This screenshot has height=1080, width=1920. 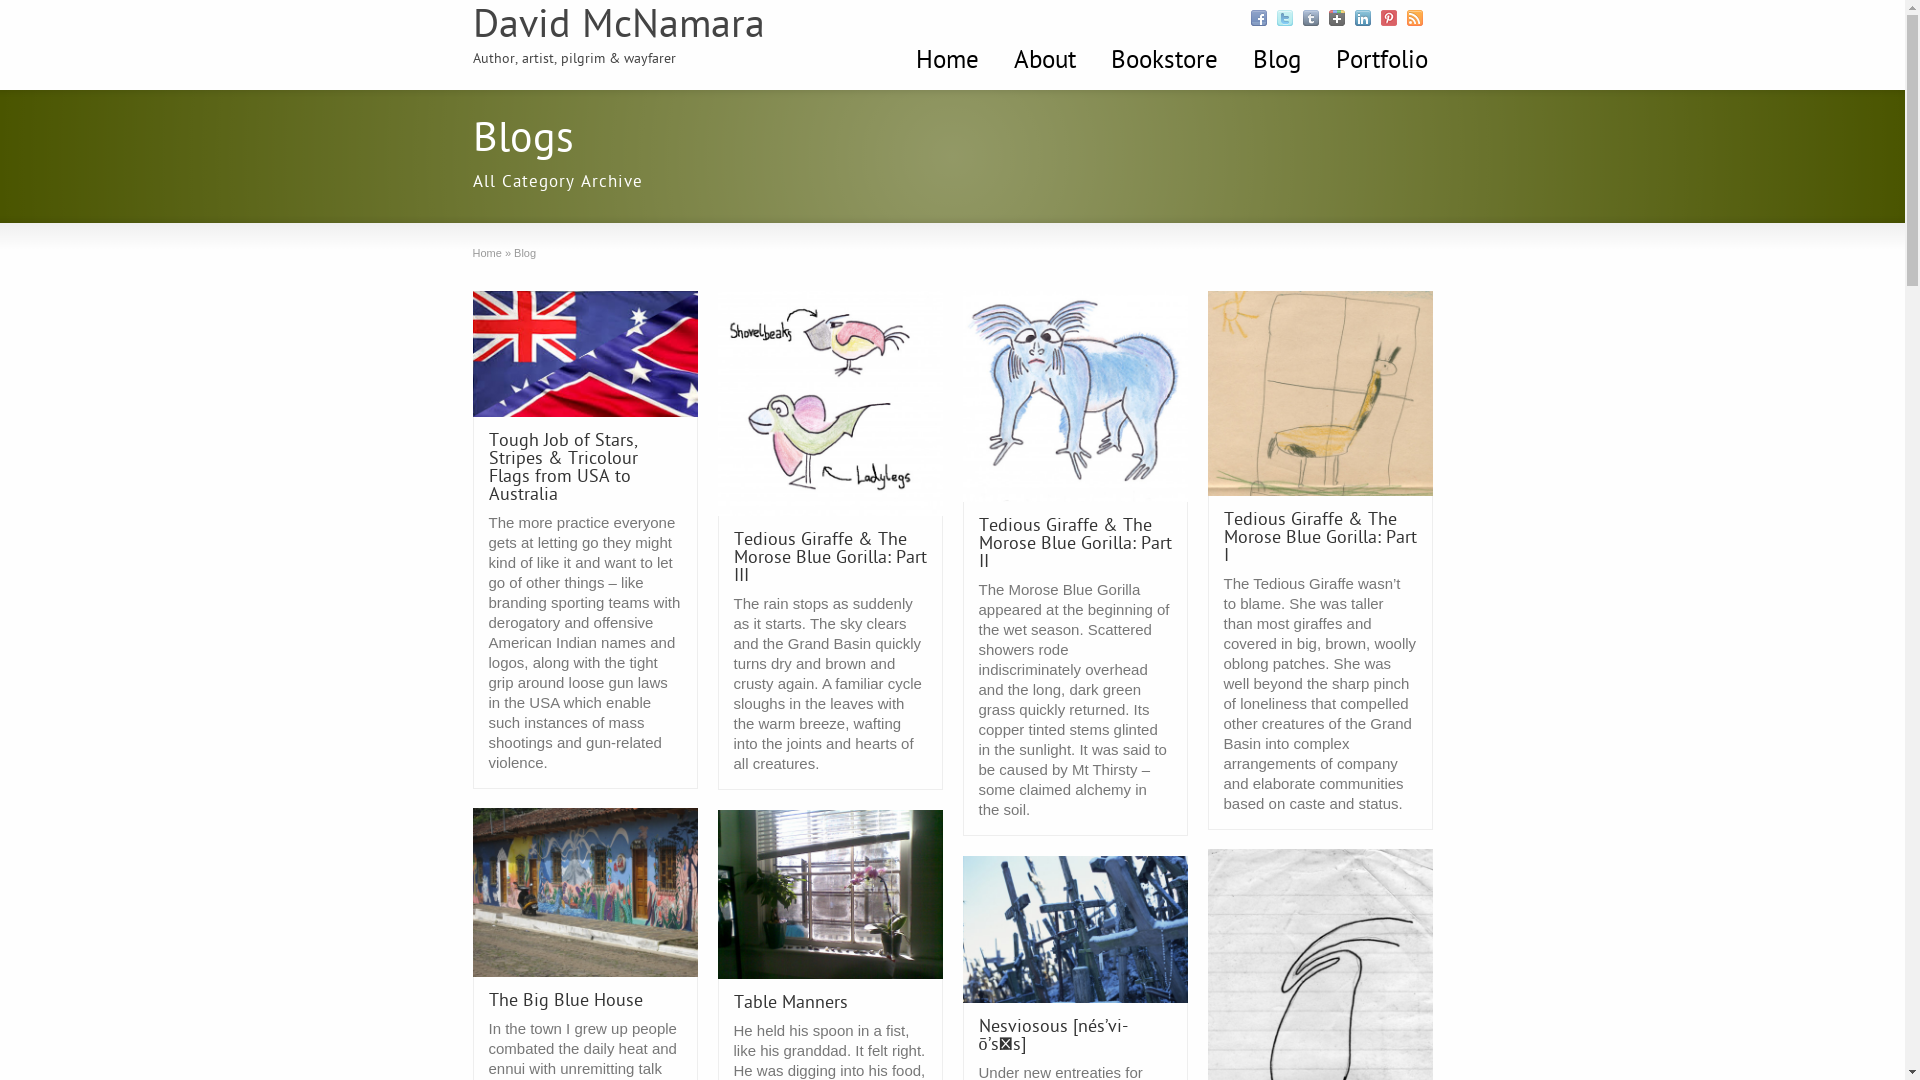 What do you see at coordinates (1283, 18) in the screenshot?
I see `'Follow Me Twitter'` at bounding box center [1283, 18].